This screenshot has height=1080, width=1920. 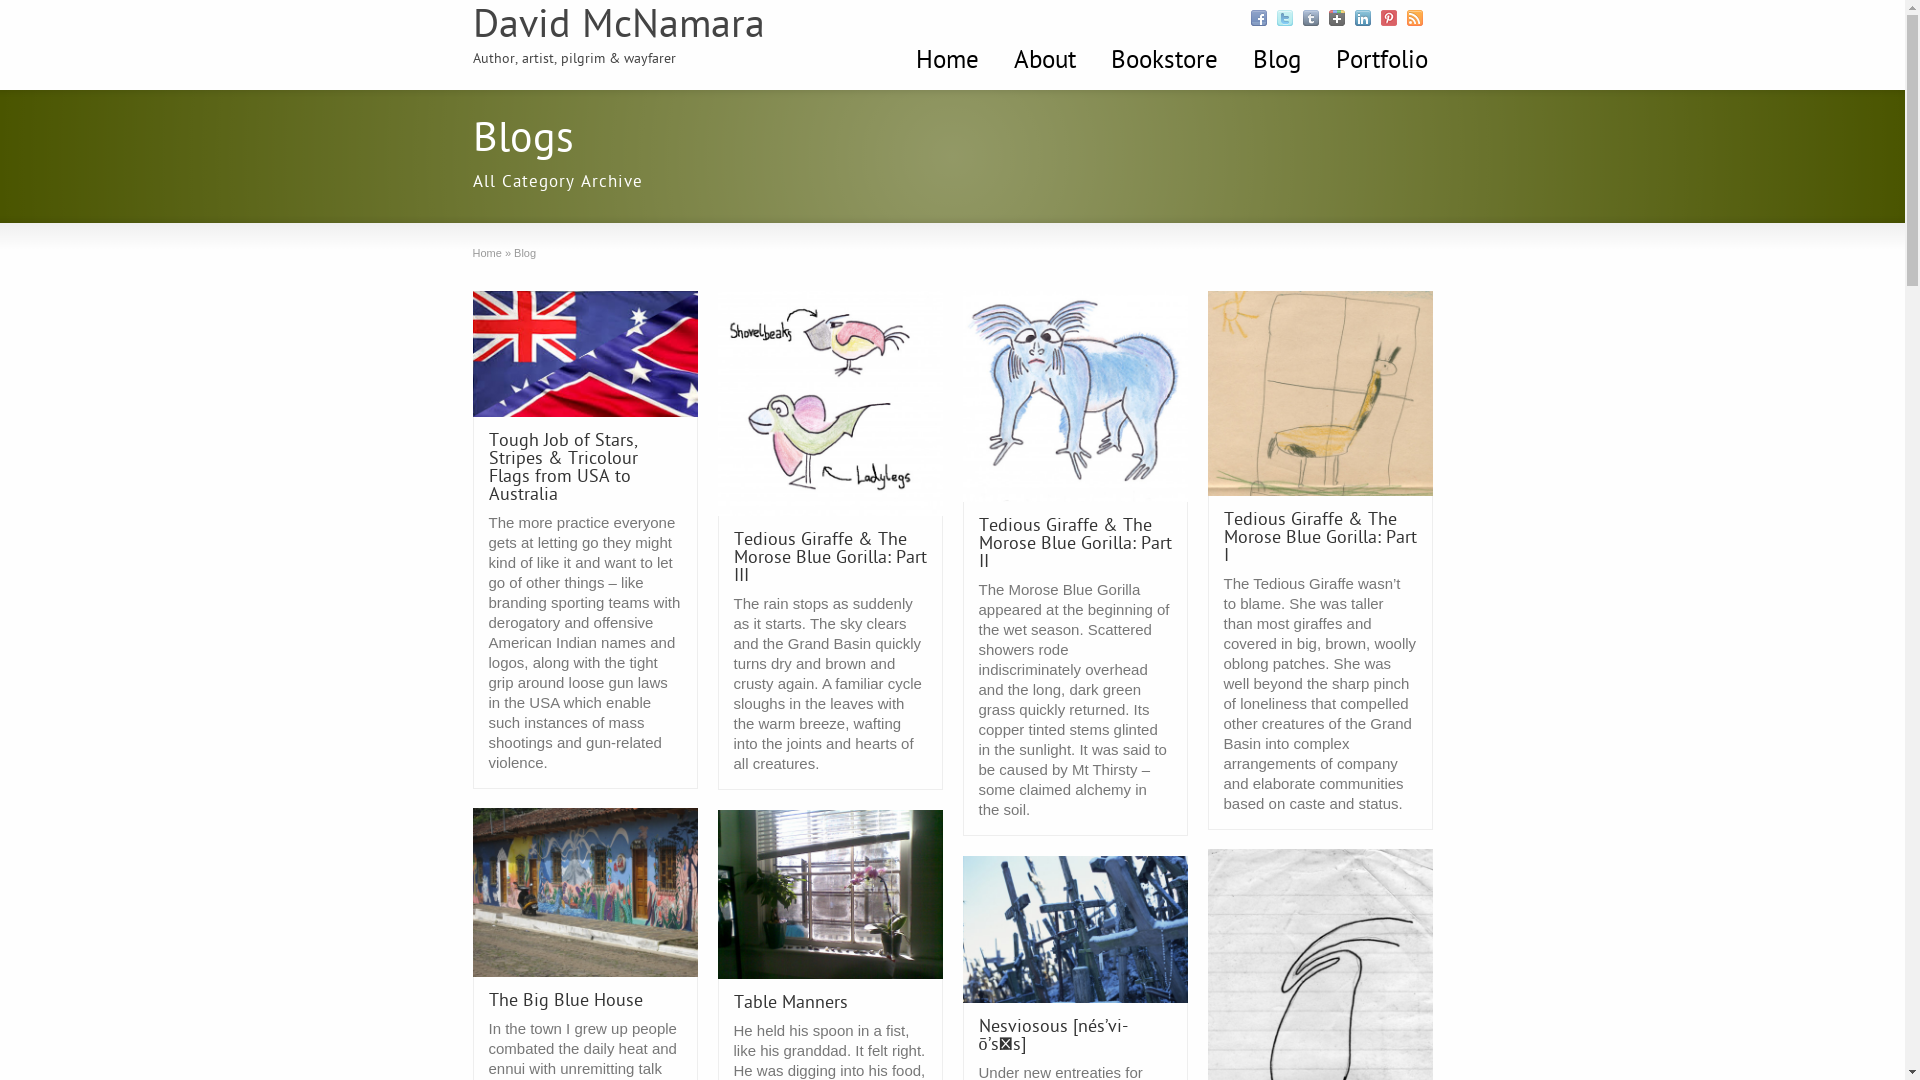 What do you see at coordinates (1283, 18) in the screenshot?
I see `'Follow Me Twitter'` at bounding box center [1283, 18].